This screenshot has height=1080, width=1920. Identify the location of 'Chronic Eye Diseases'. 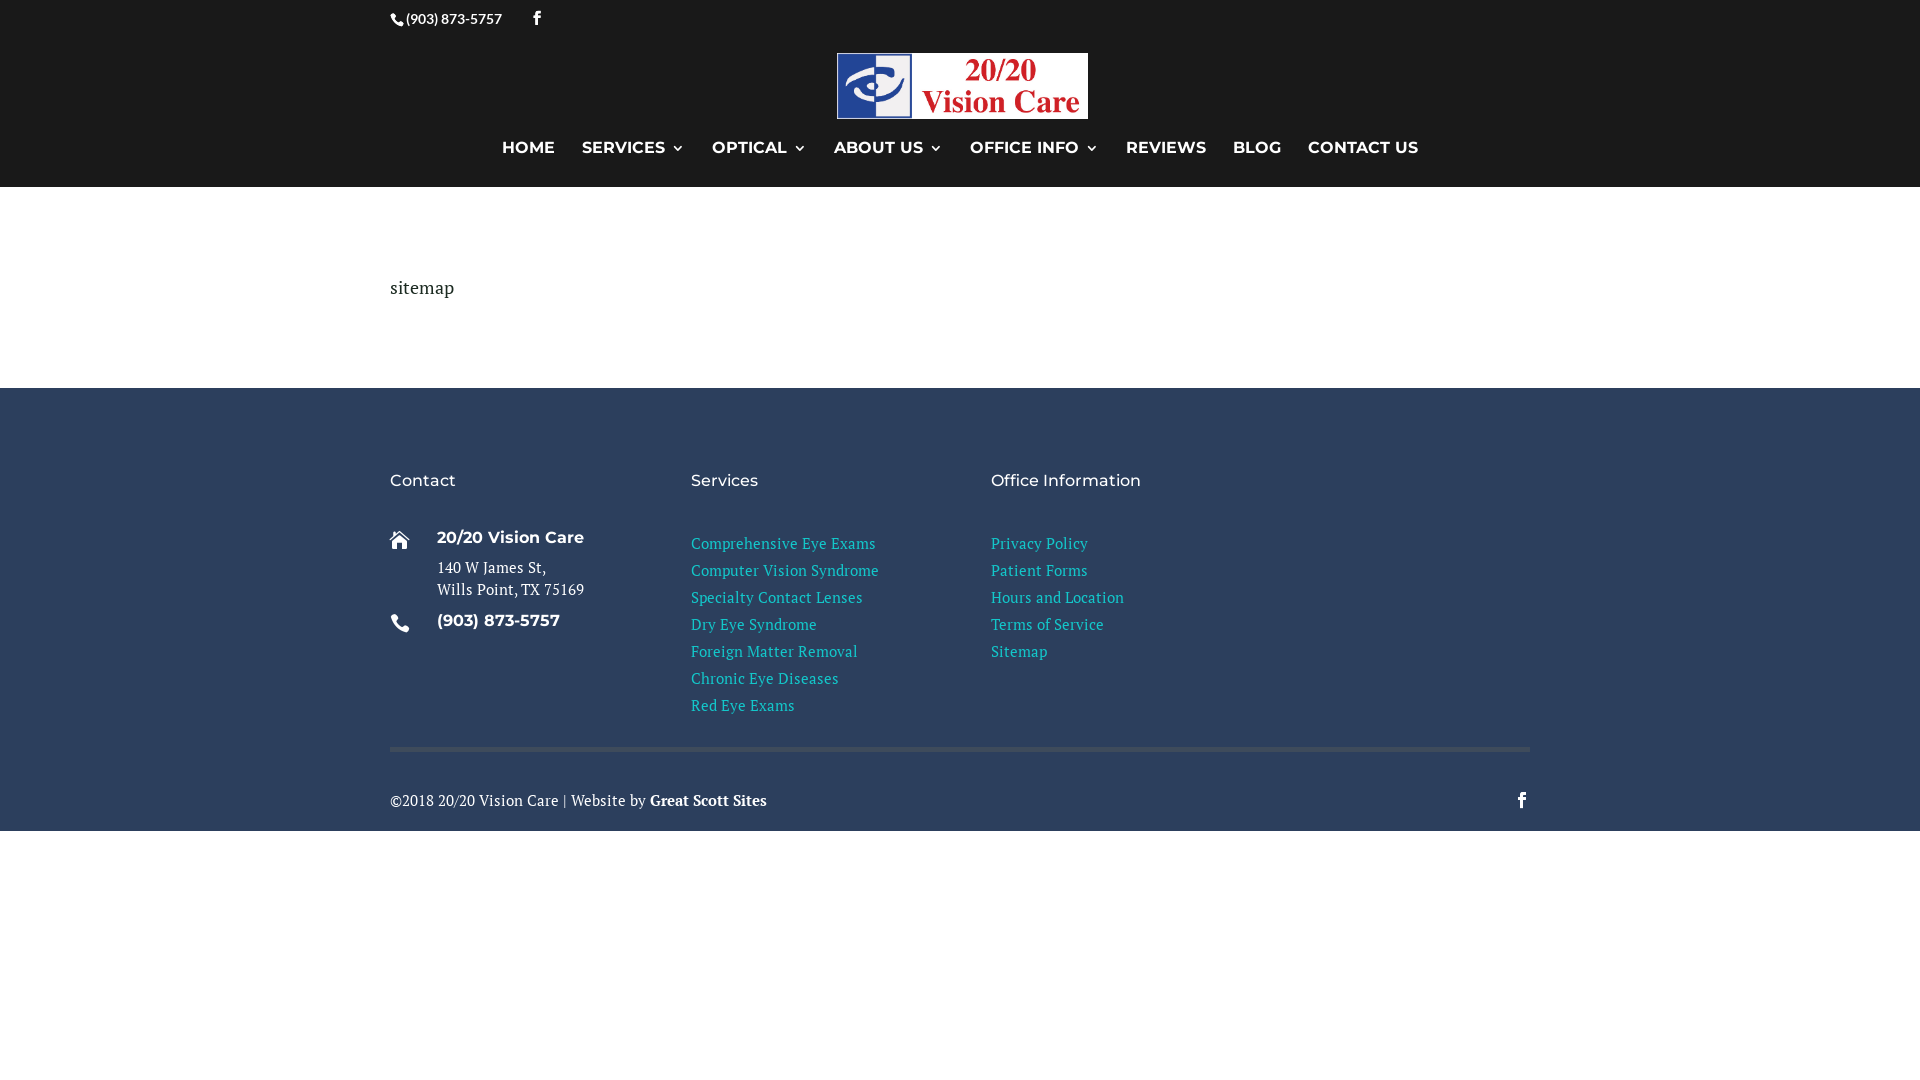
(763, 677).